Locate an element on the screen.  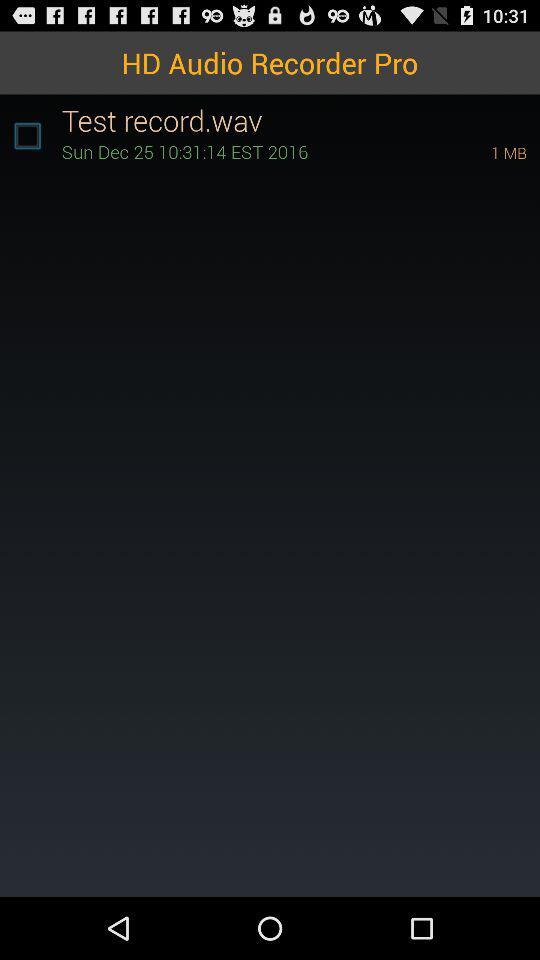
item next to sun dec 25 is located at coordinates (480, 151).